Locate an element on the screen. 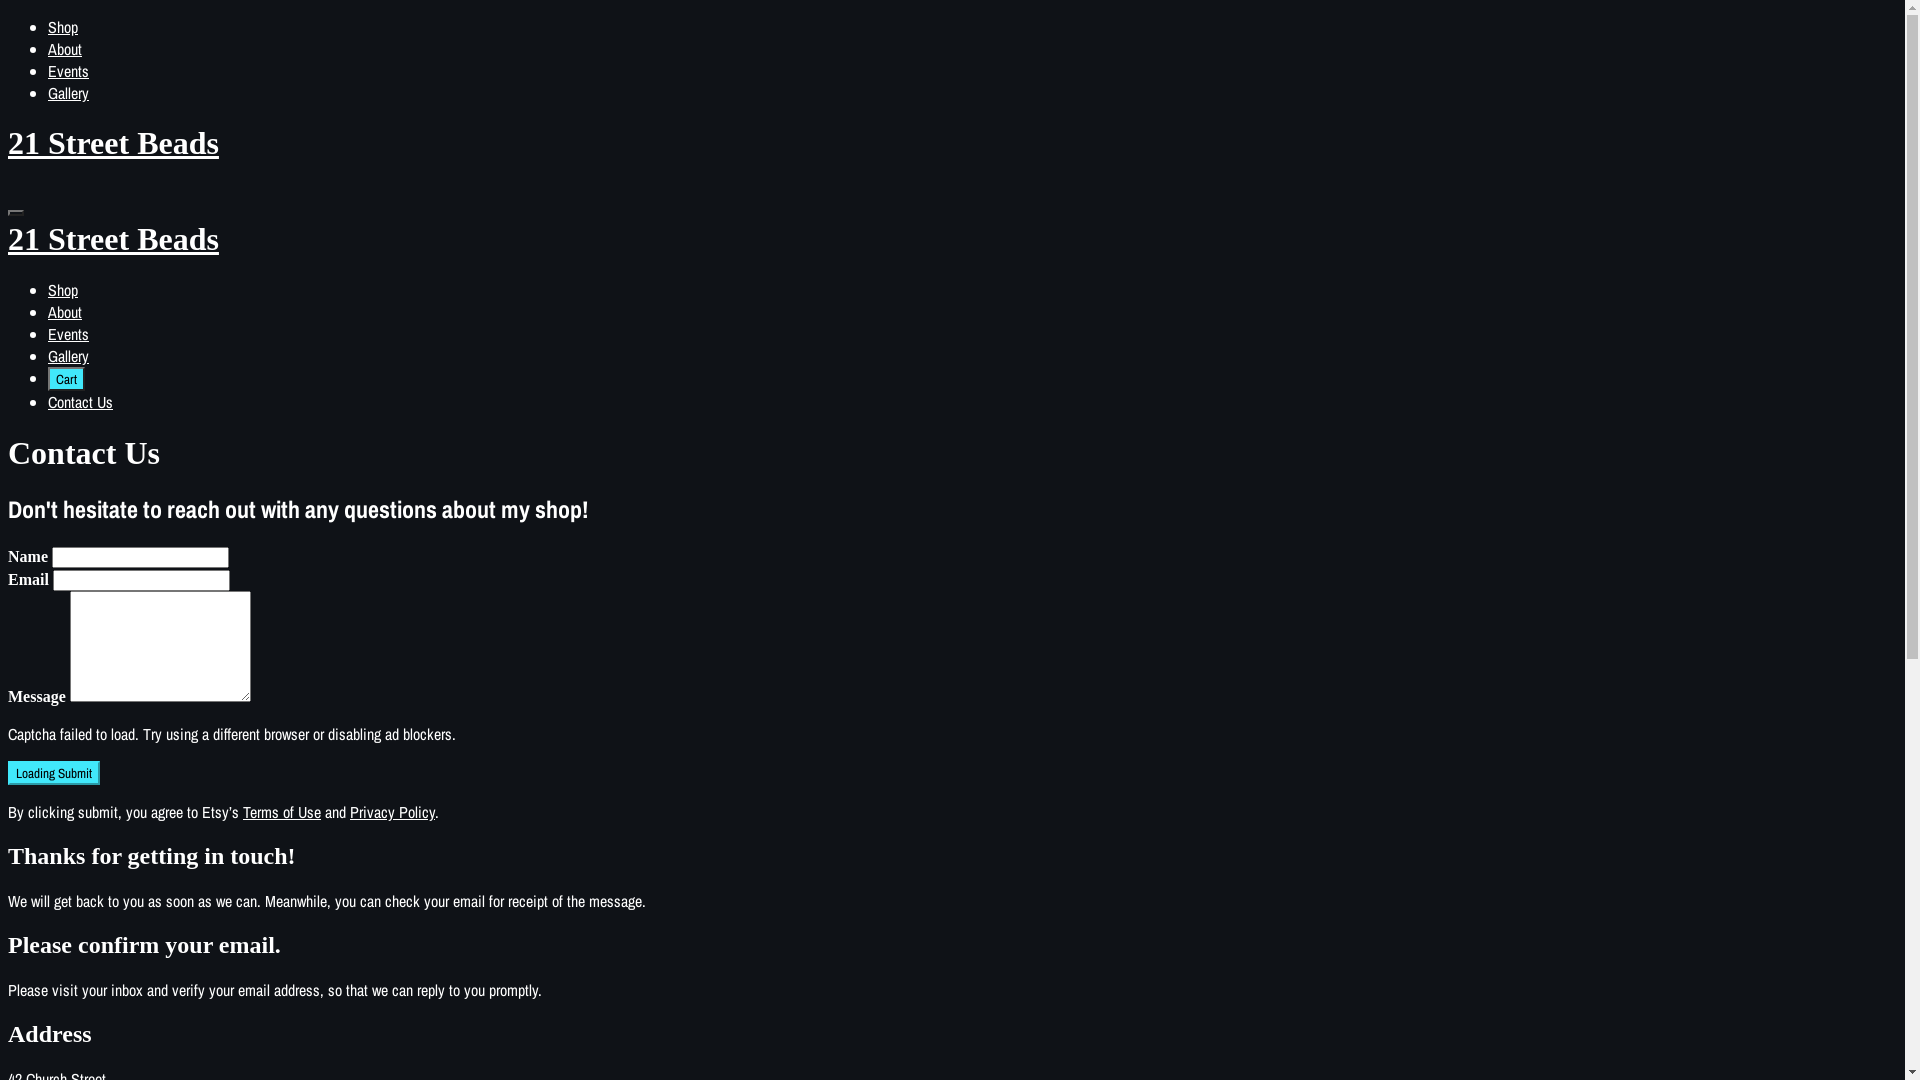 The width and height of the screenshot is (1920, 1080). 'Shop' is located at coordinates (48, 27).